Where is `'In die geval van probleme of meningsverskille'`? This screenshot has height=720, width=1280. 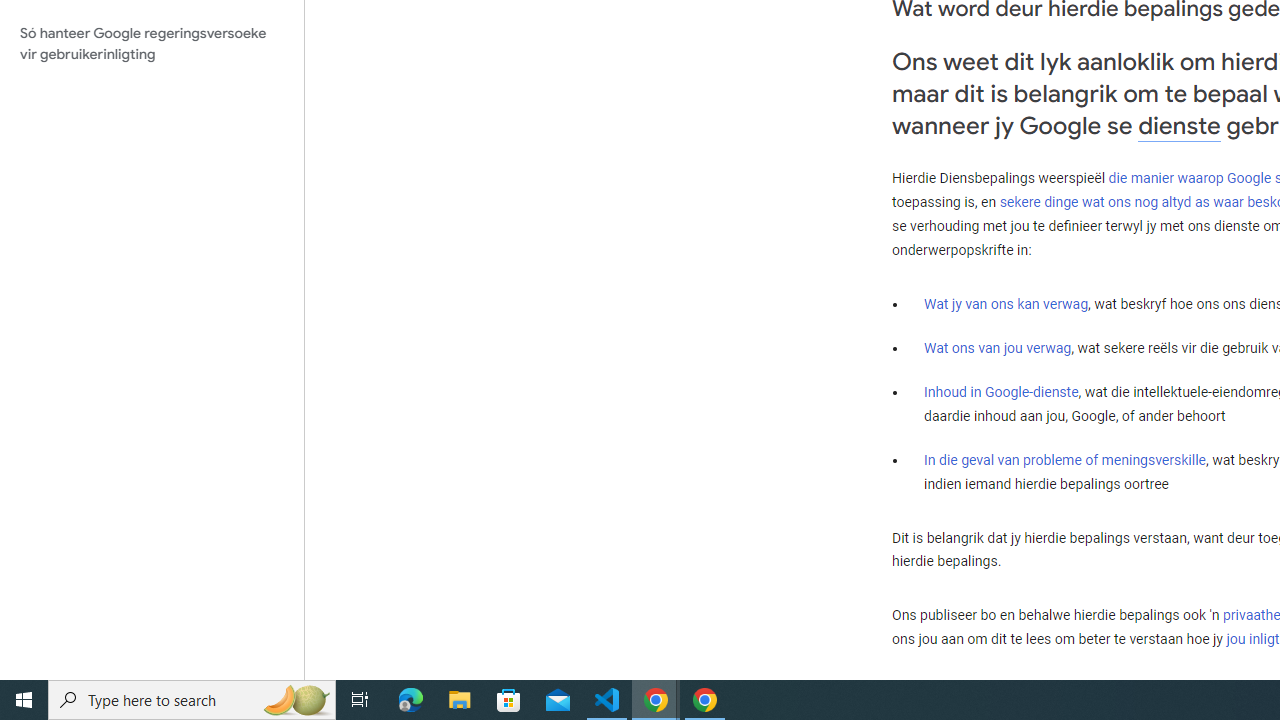 'In die geval van probleme of meningsverskille' is located at coordinates (1063, 459).